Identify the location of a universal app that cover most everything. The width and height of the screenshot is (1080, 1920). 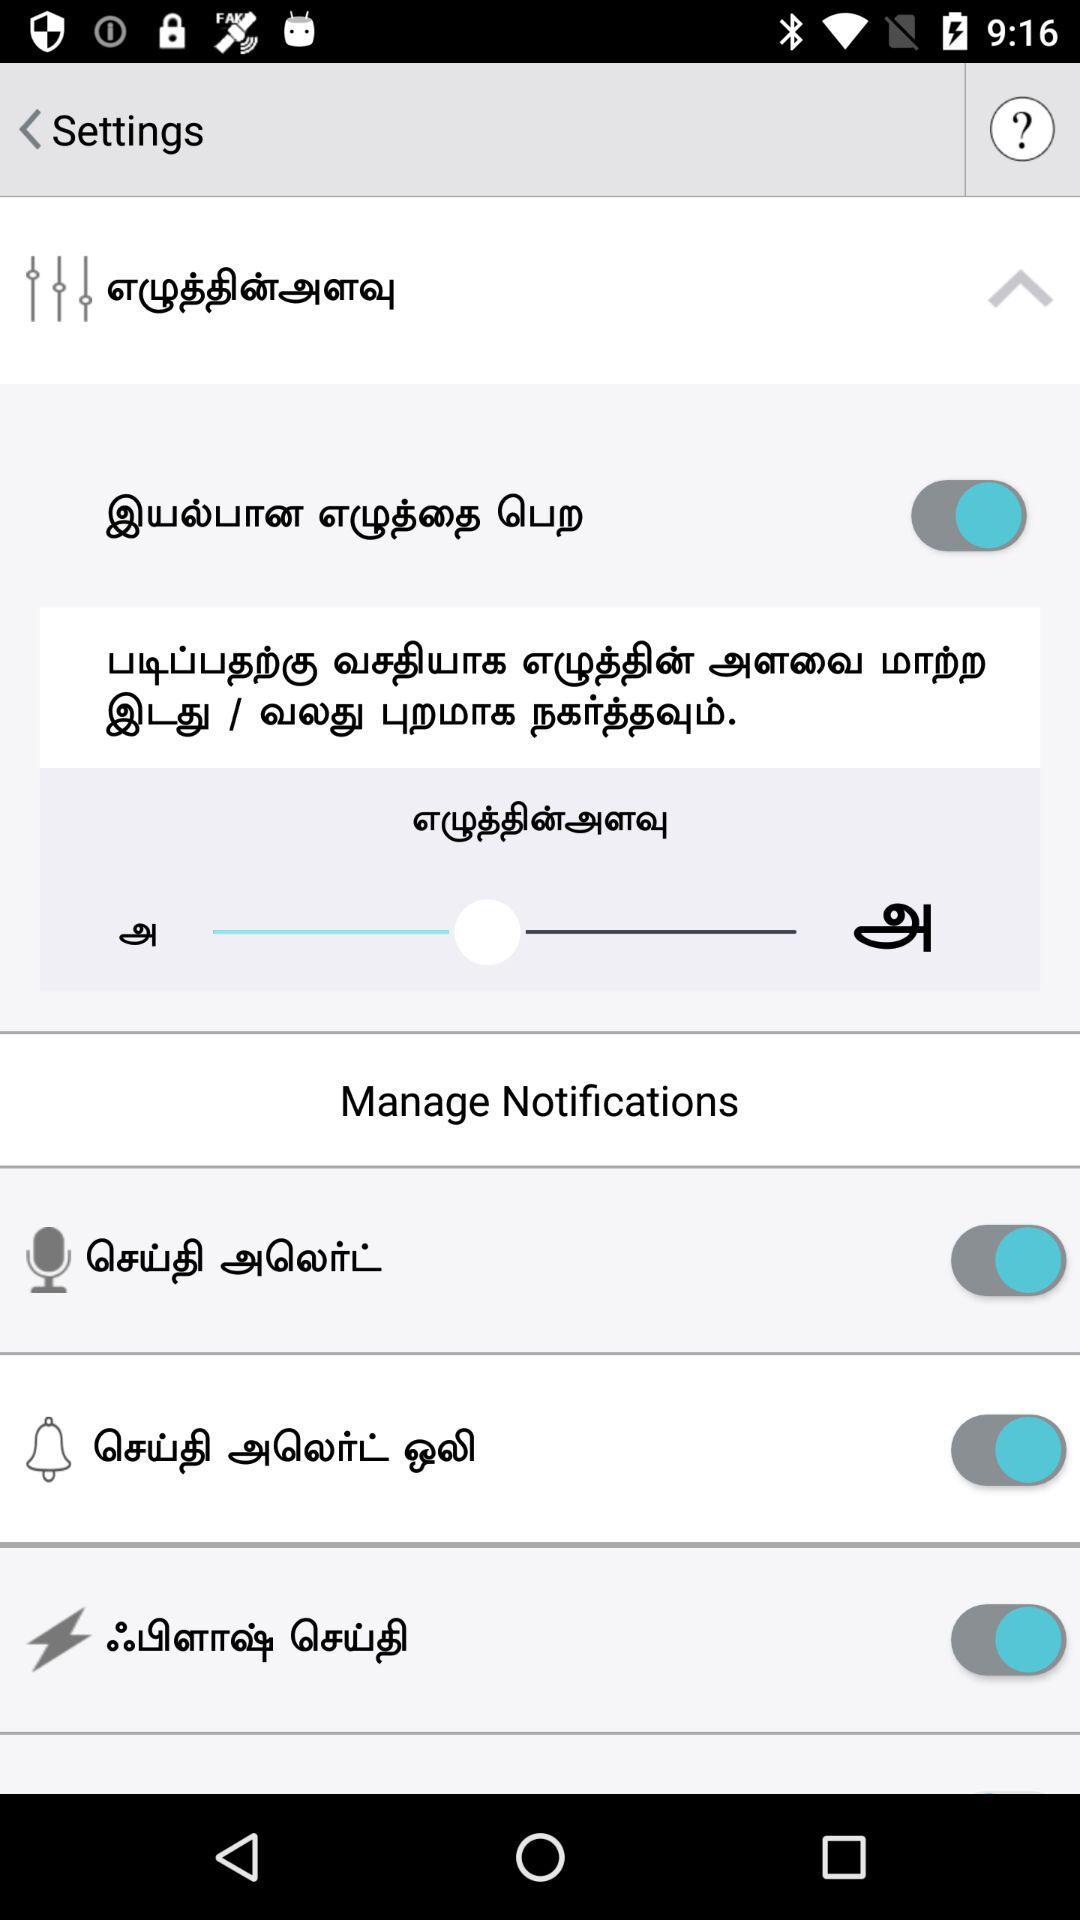
(1008, 1639).